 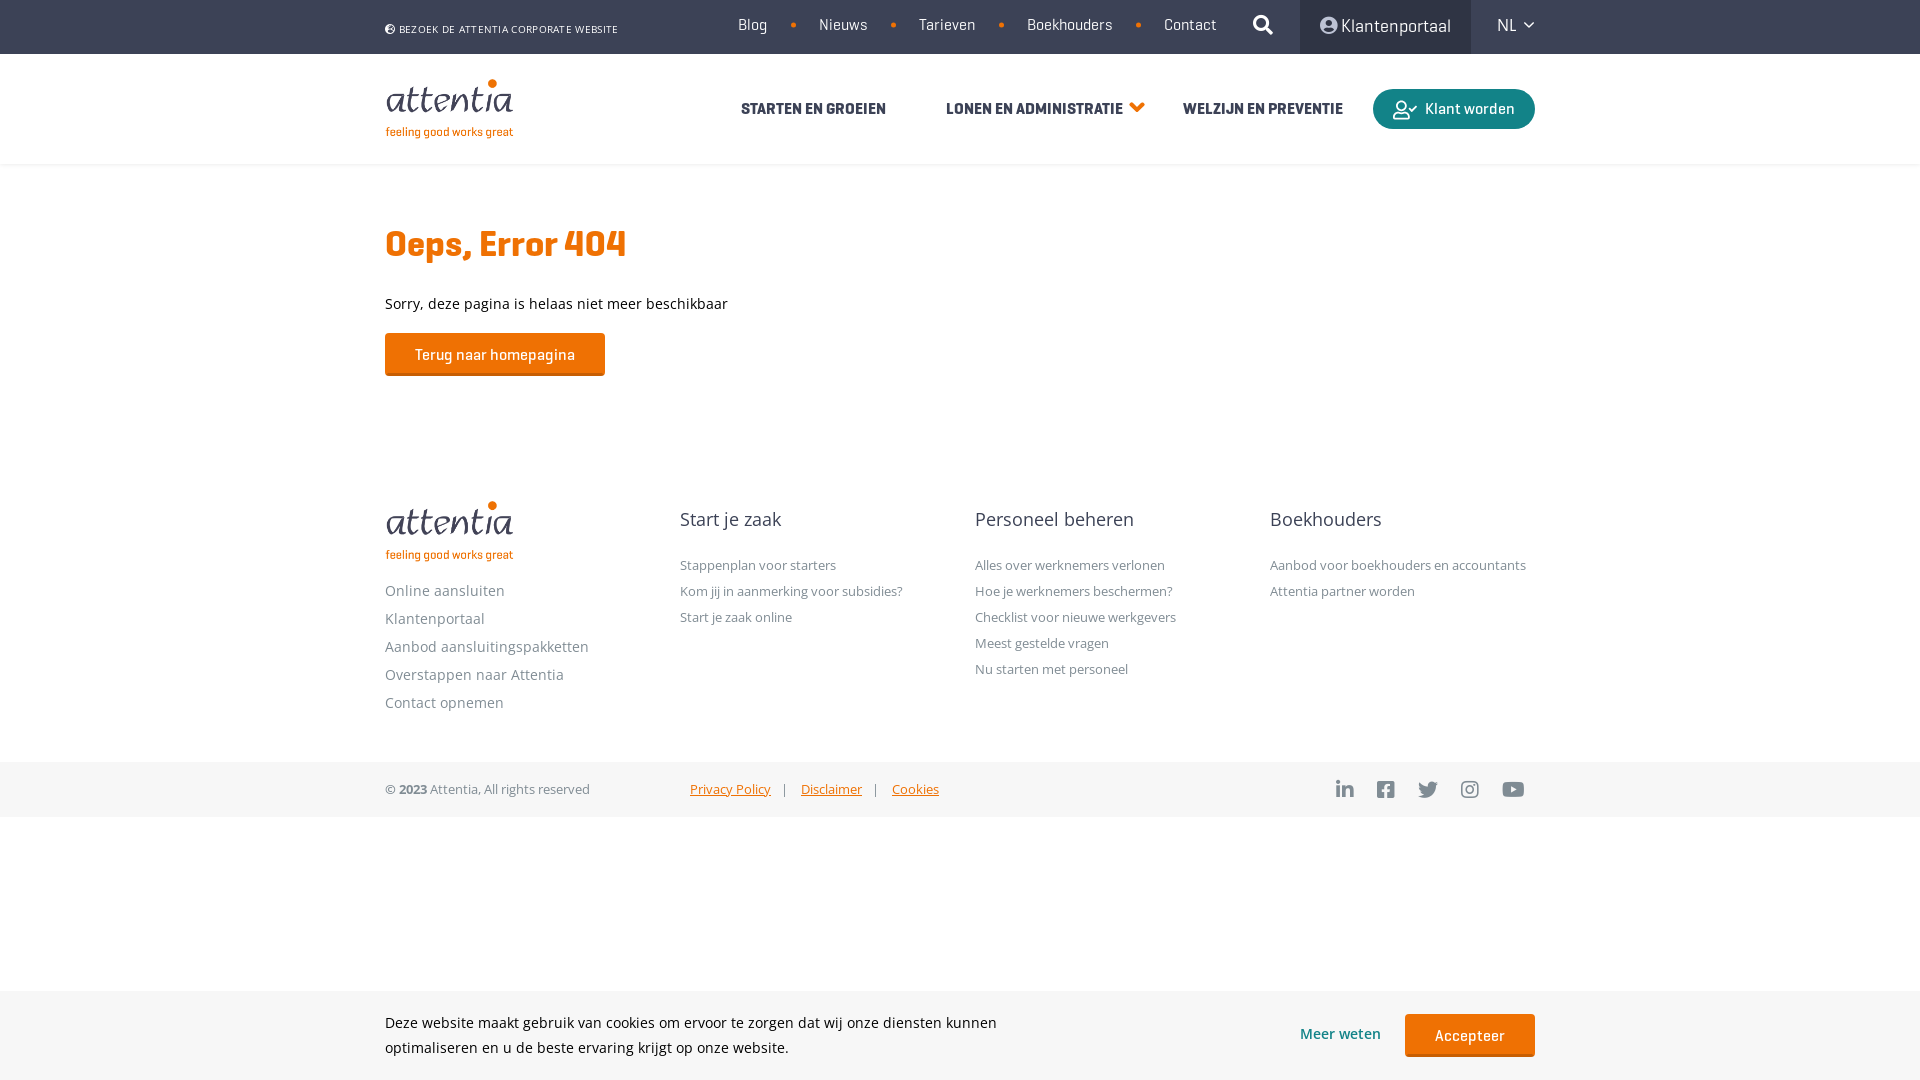 I want to click on 'Klant worden', so click(x=1454, y=108).